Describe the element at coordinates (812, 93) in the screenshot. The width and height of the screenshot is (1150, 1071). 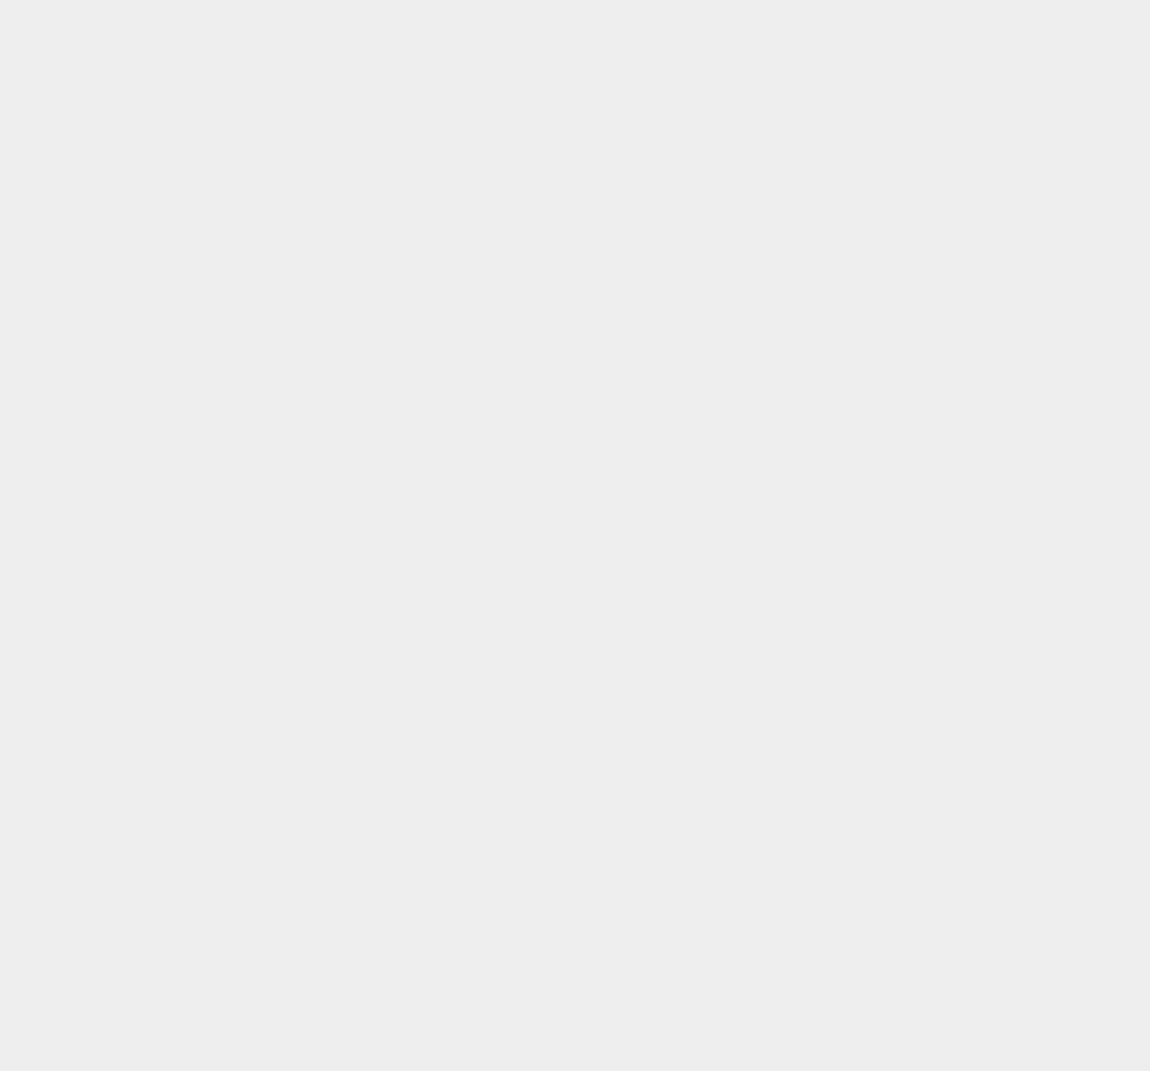
I see `'OS X Mountain Lion'` at that location.